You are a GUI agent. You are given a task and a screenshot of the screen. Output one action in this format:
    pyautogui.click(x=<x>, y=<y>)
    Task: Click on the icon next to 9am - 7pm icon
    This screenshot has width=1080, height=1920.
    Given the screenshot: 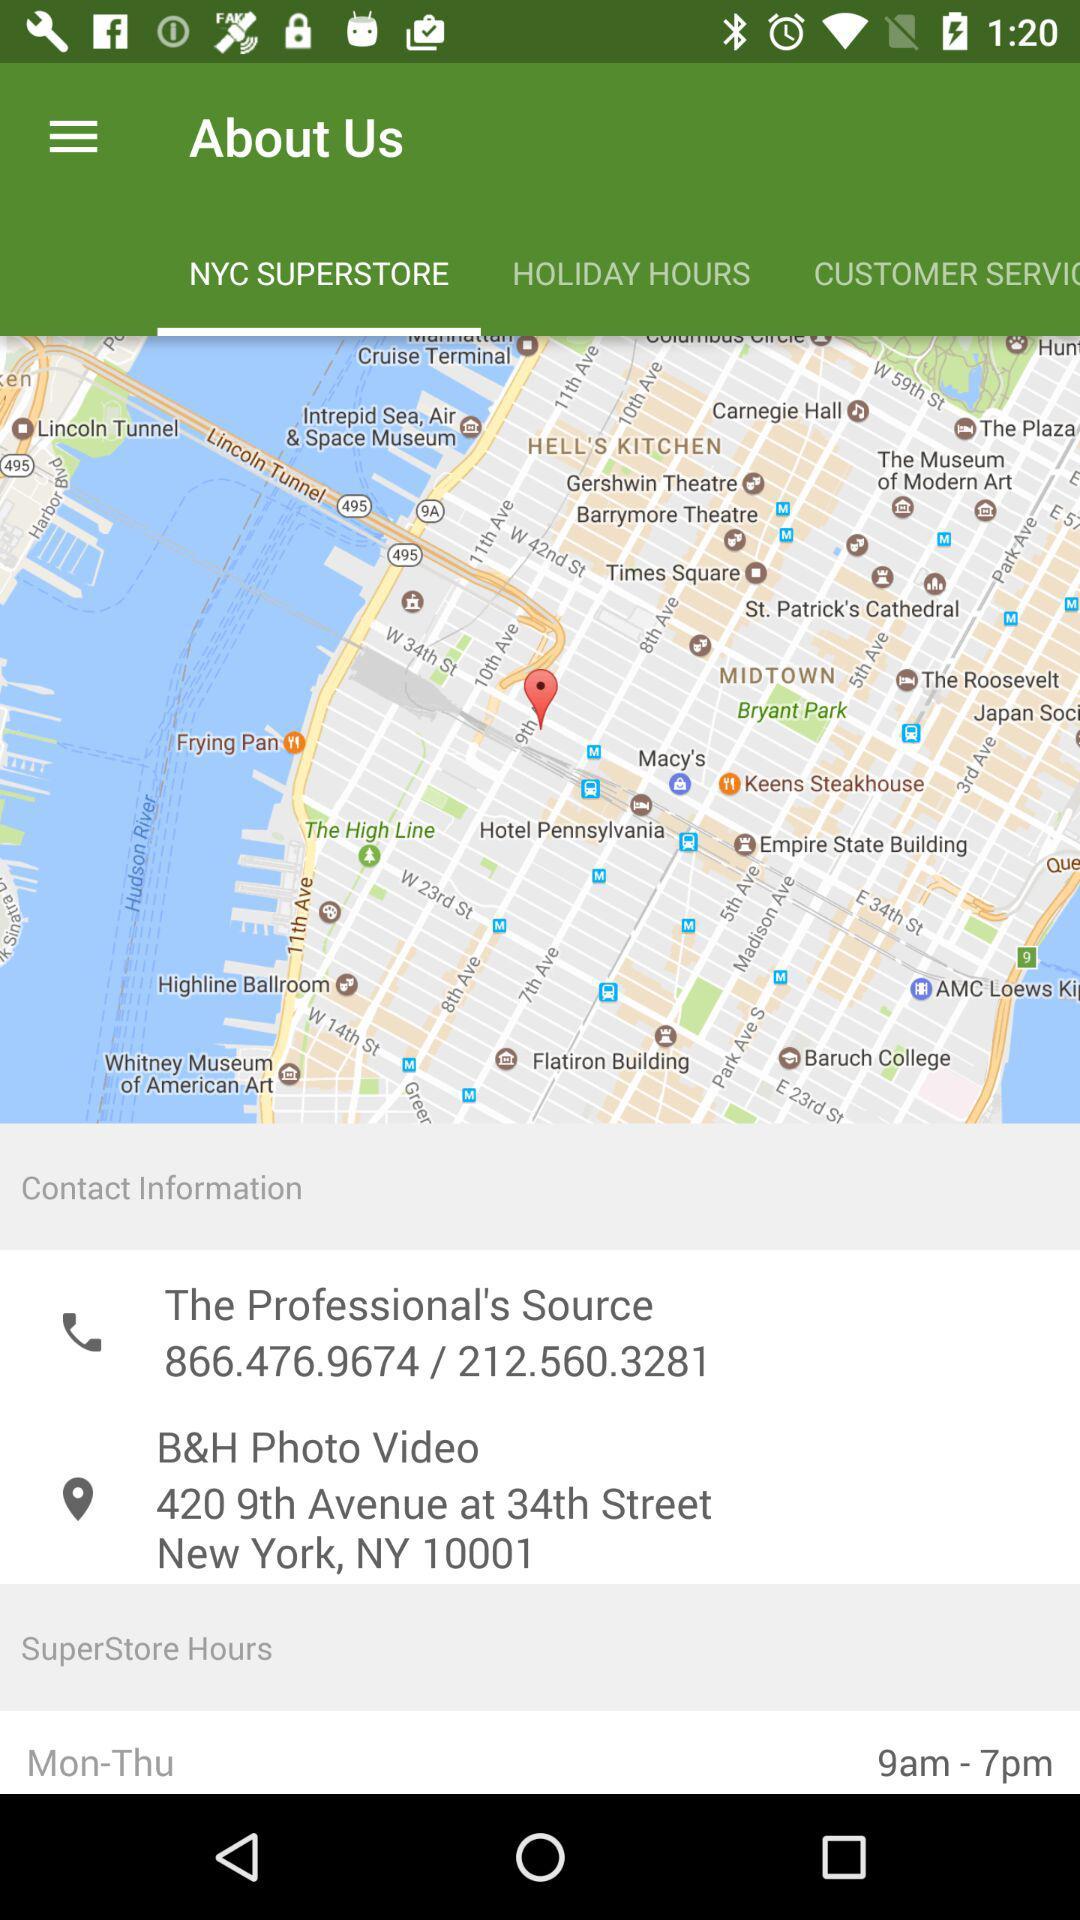 What is the action you would take?
    pyautogui.click(x=424, y=1751)
    